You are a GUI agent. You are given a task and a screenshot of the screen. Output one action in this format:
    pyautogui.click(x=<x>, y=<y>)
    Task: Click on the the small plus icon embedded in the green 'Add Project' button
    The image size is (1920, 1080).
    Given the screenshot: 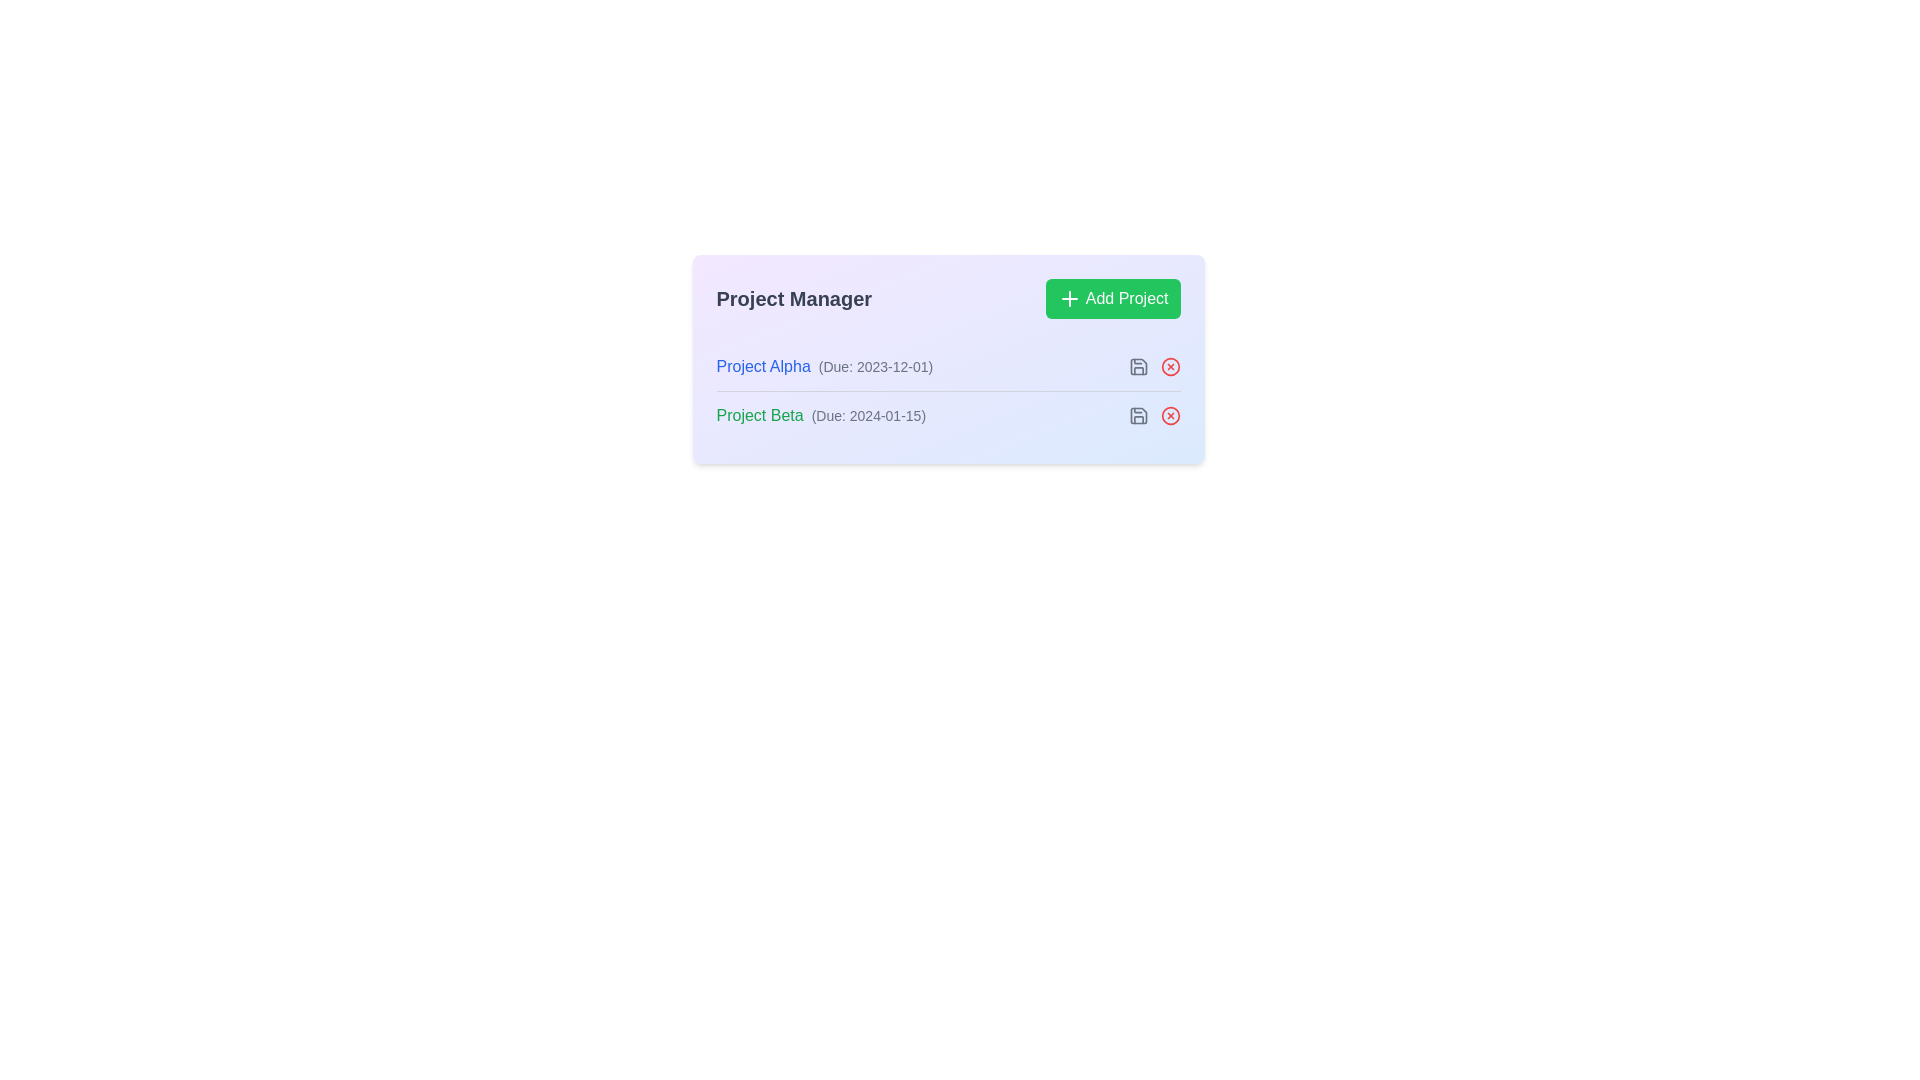 What is the action you would take?
    pyautogui.click(x=1068, y=299)
    